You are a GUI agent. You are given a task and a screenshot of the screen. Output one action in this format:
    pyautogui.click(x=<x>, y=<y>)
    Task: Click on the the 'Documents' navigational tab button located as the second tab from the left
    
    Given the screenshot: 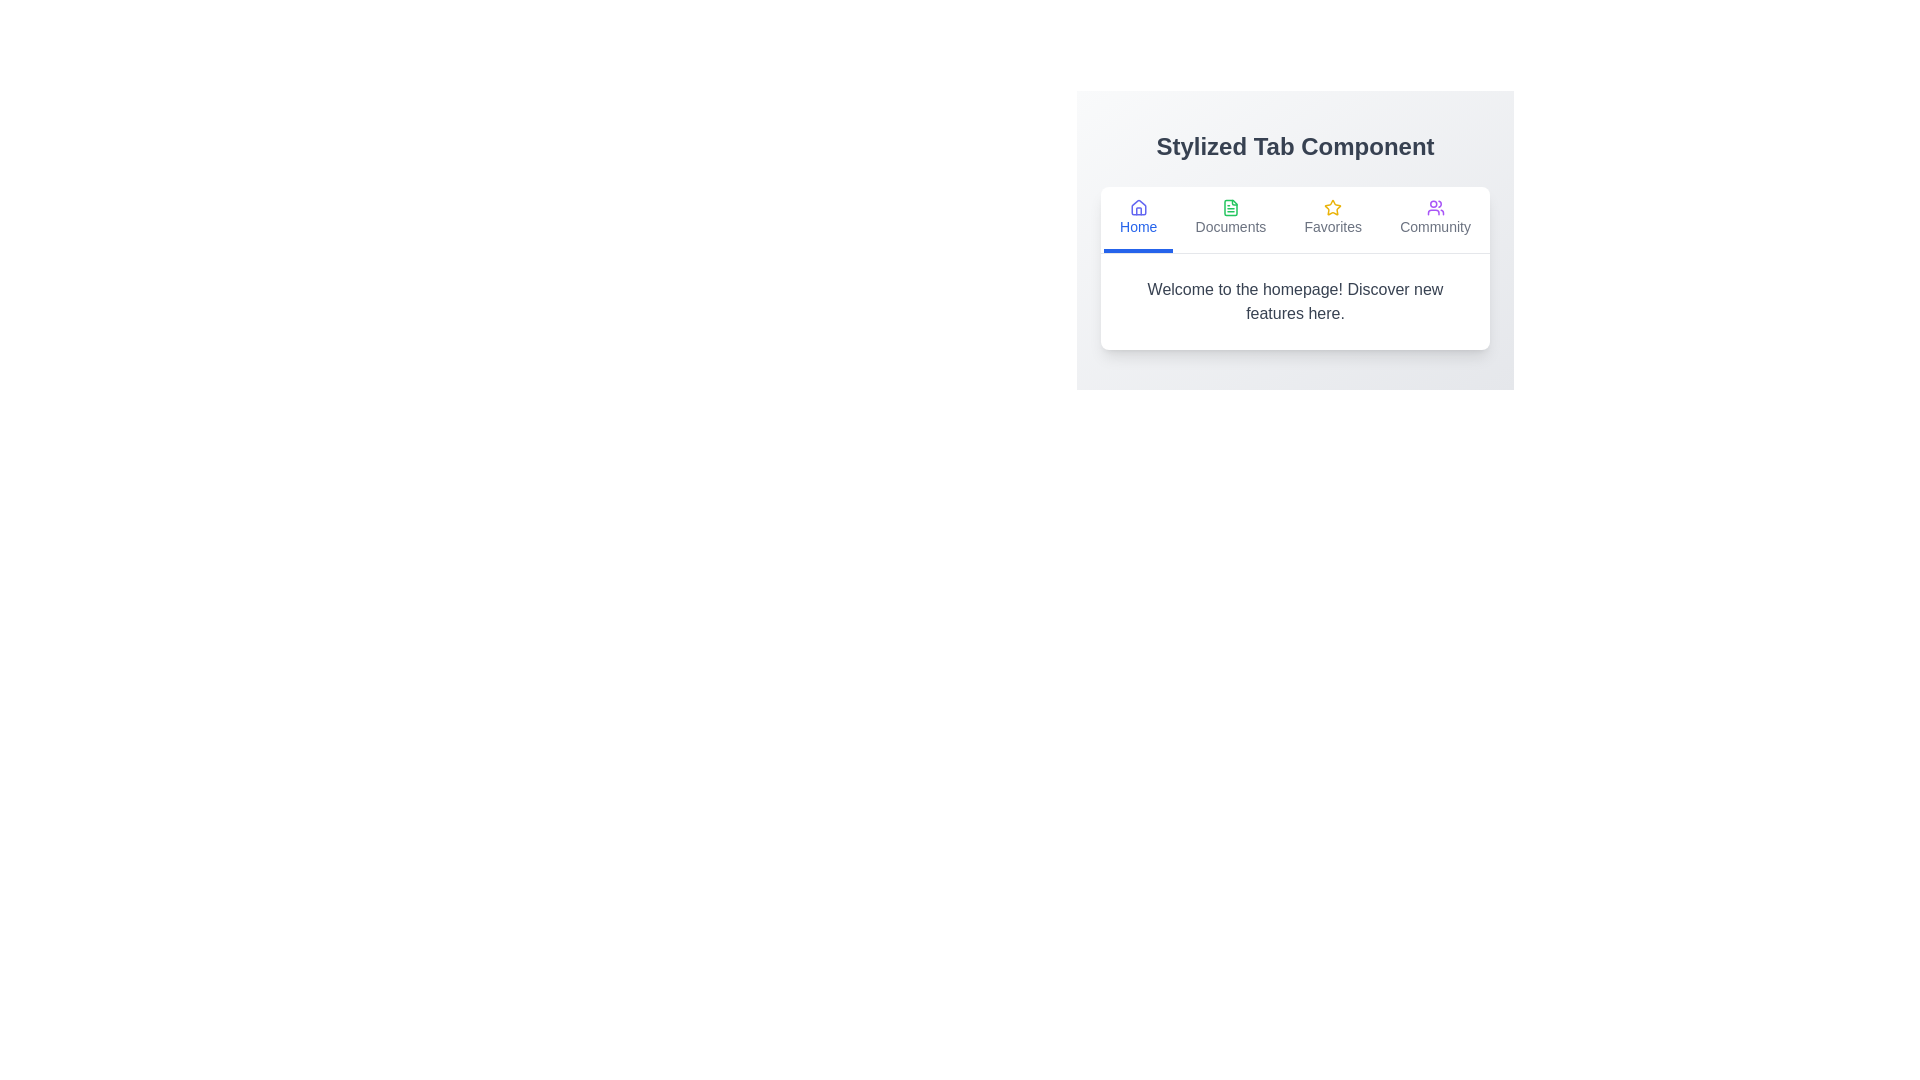 What is the action you would take?
    pyautogui.click(x=1229, y=219)
    